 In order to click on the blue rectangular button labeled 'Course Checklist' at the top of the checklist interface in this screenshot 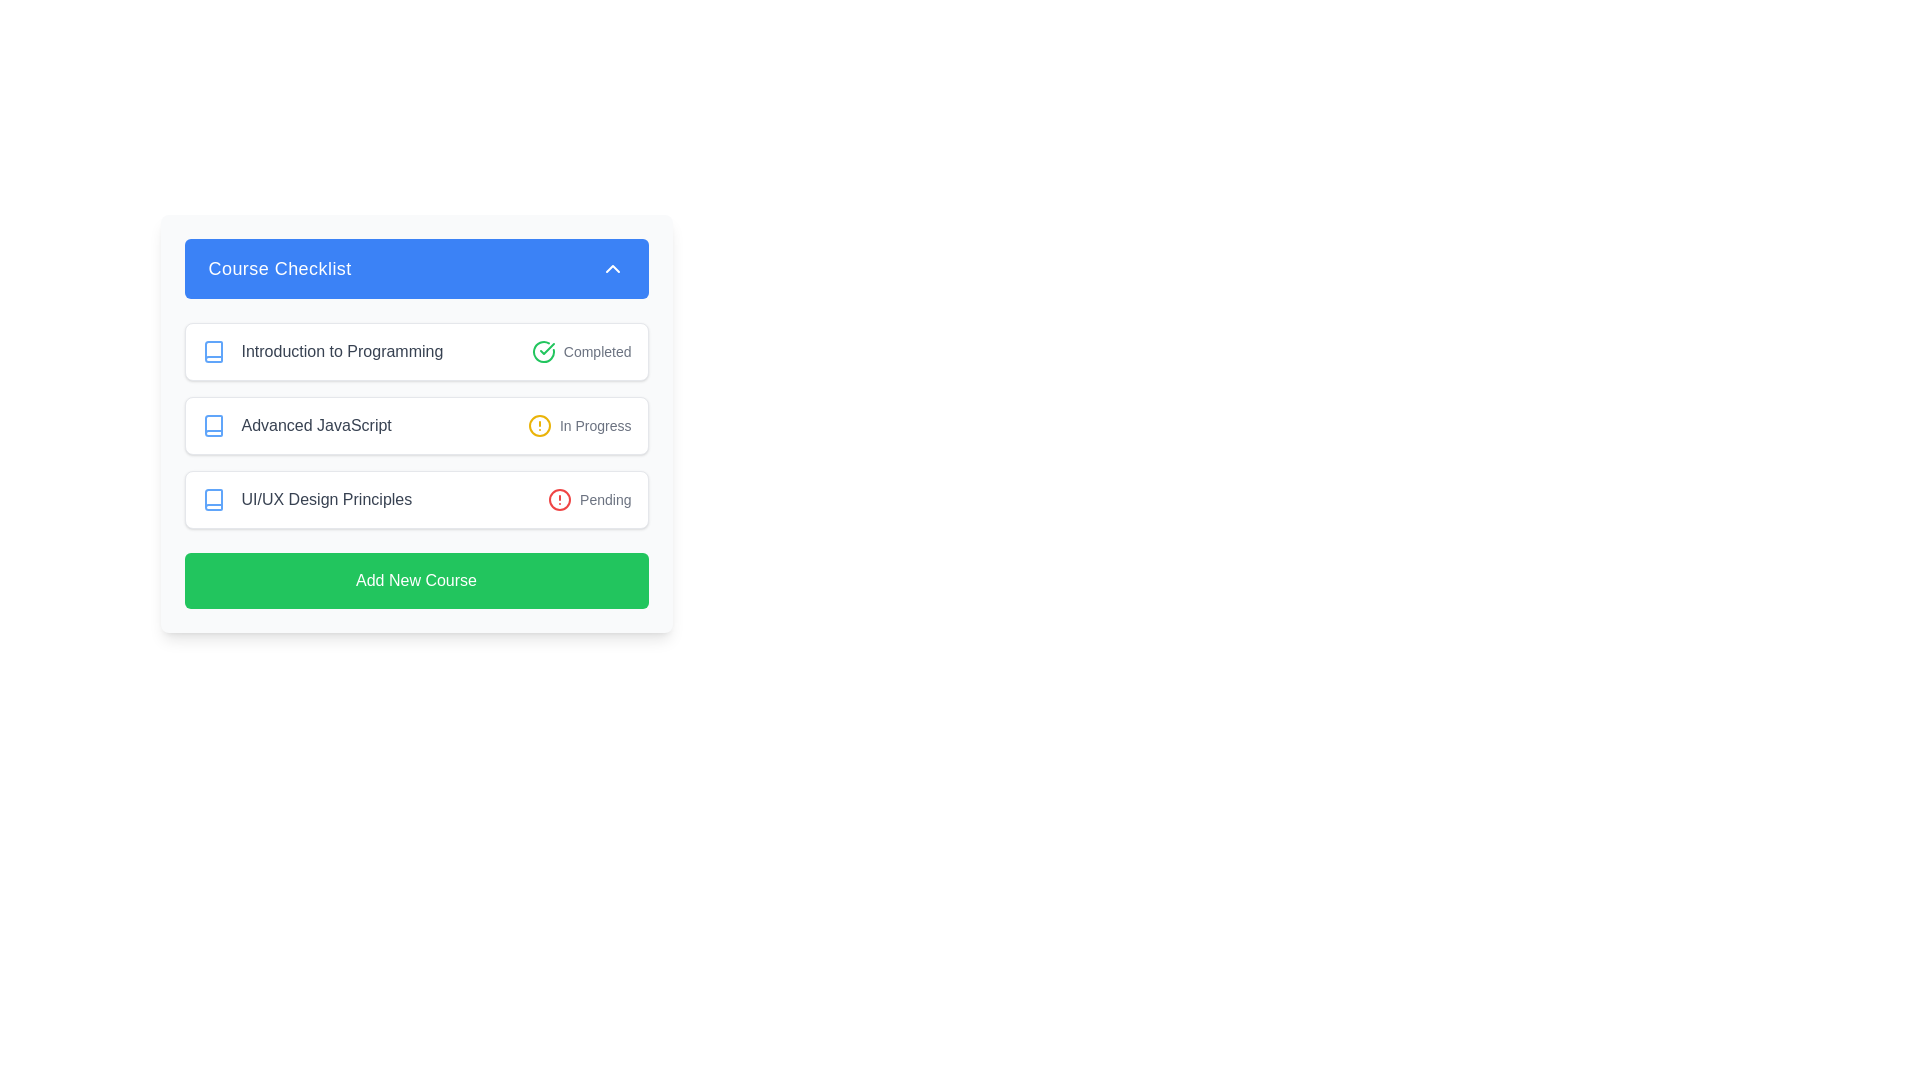, I will do `click(415, 268)`.